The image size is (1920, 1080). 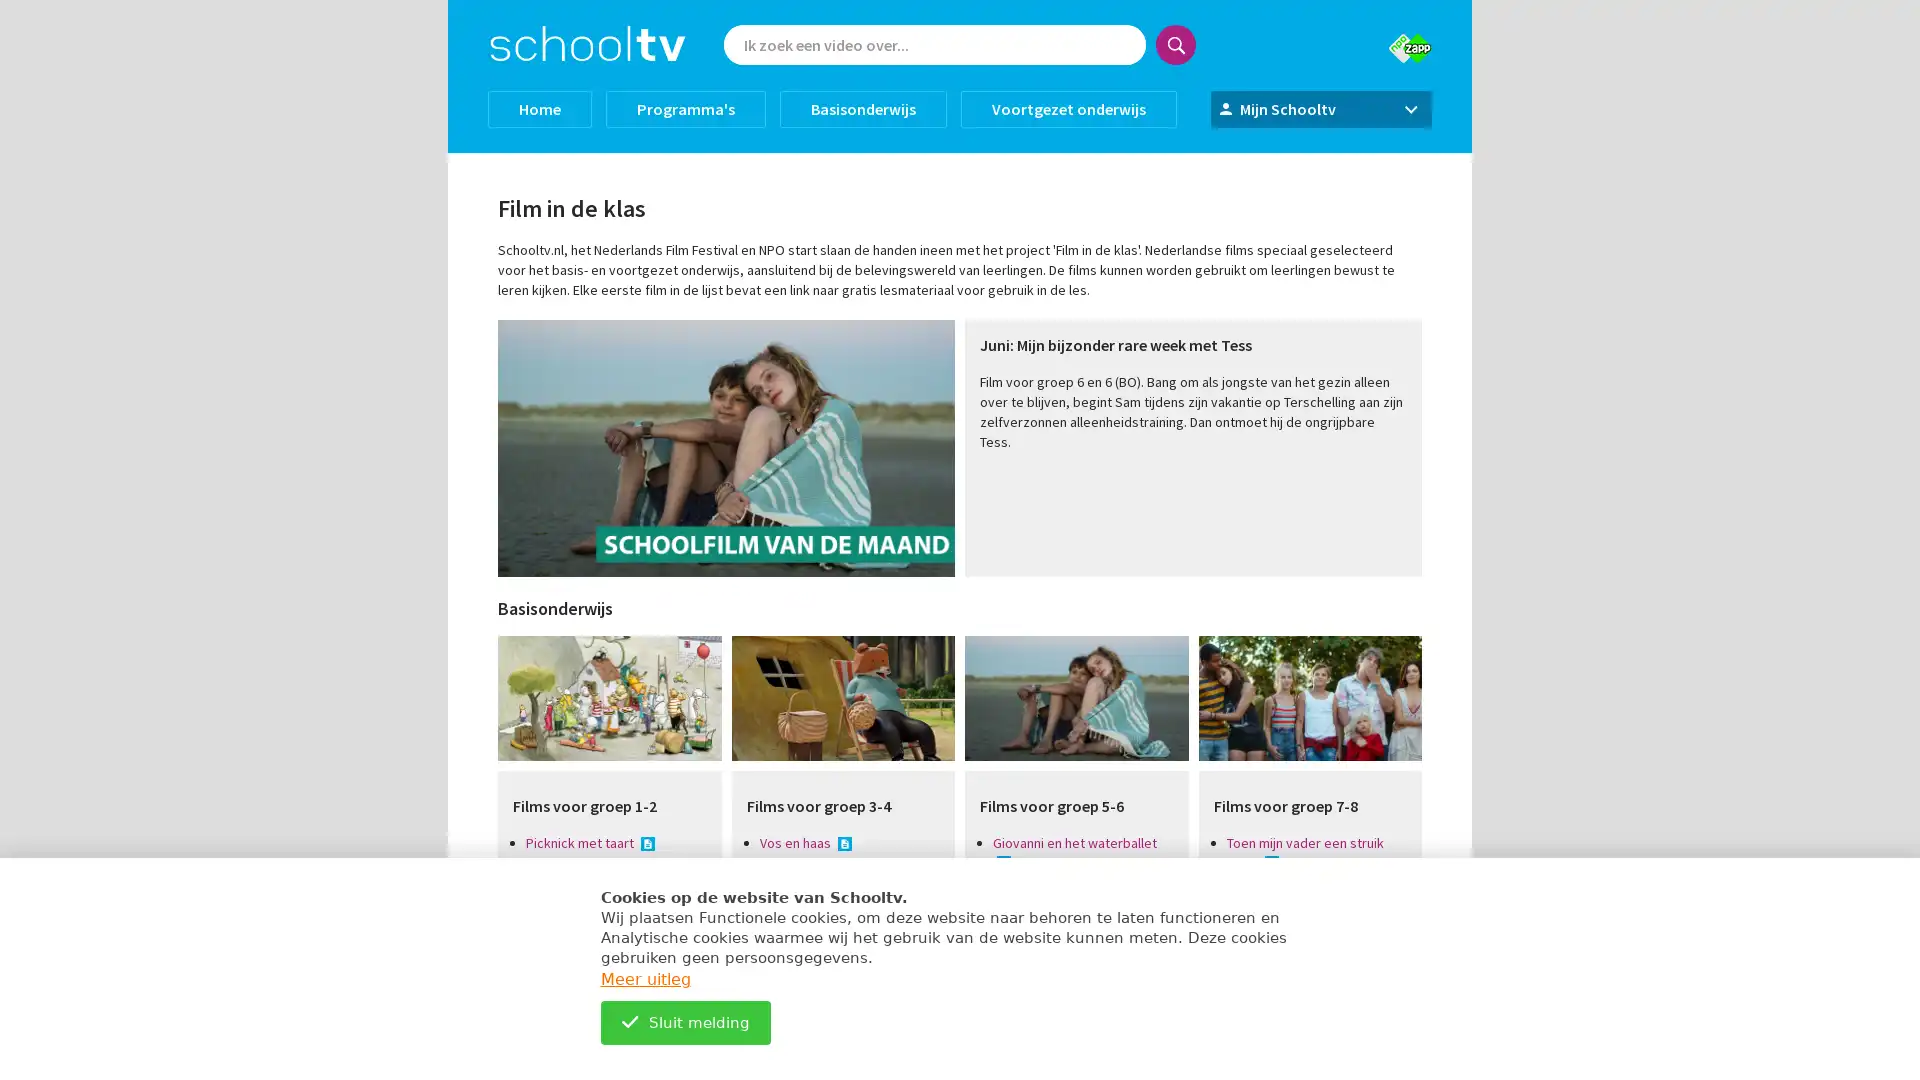 I want to click on Ja, so click(x=1006, y=296).